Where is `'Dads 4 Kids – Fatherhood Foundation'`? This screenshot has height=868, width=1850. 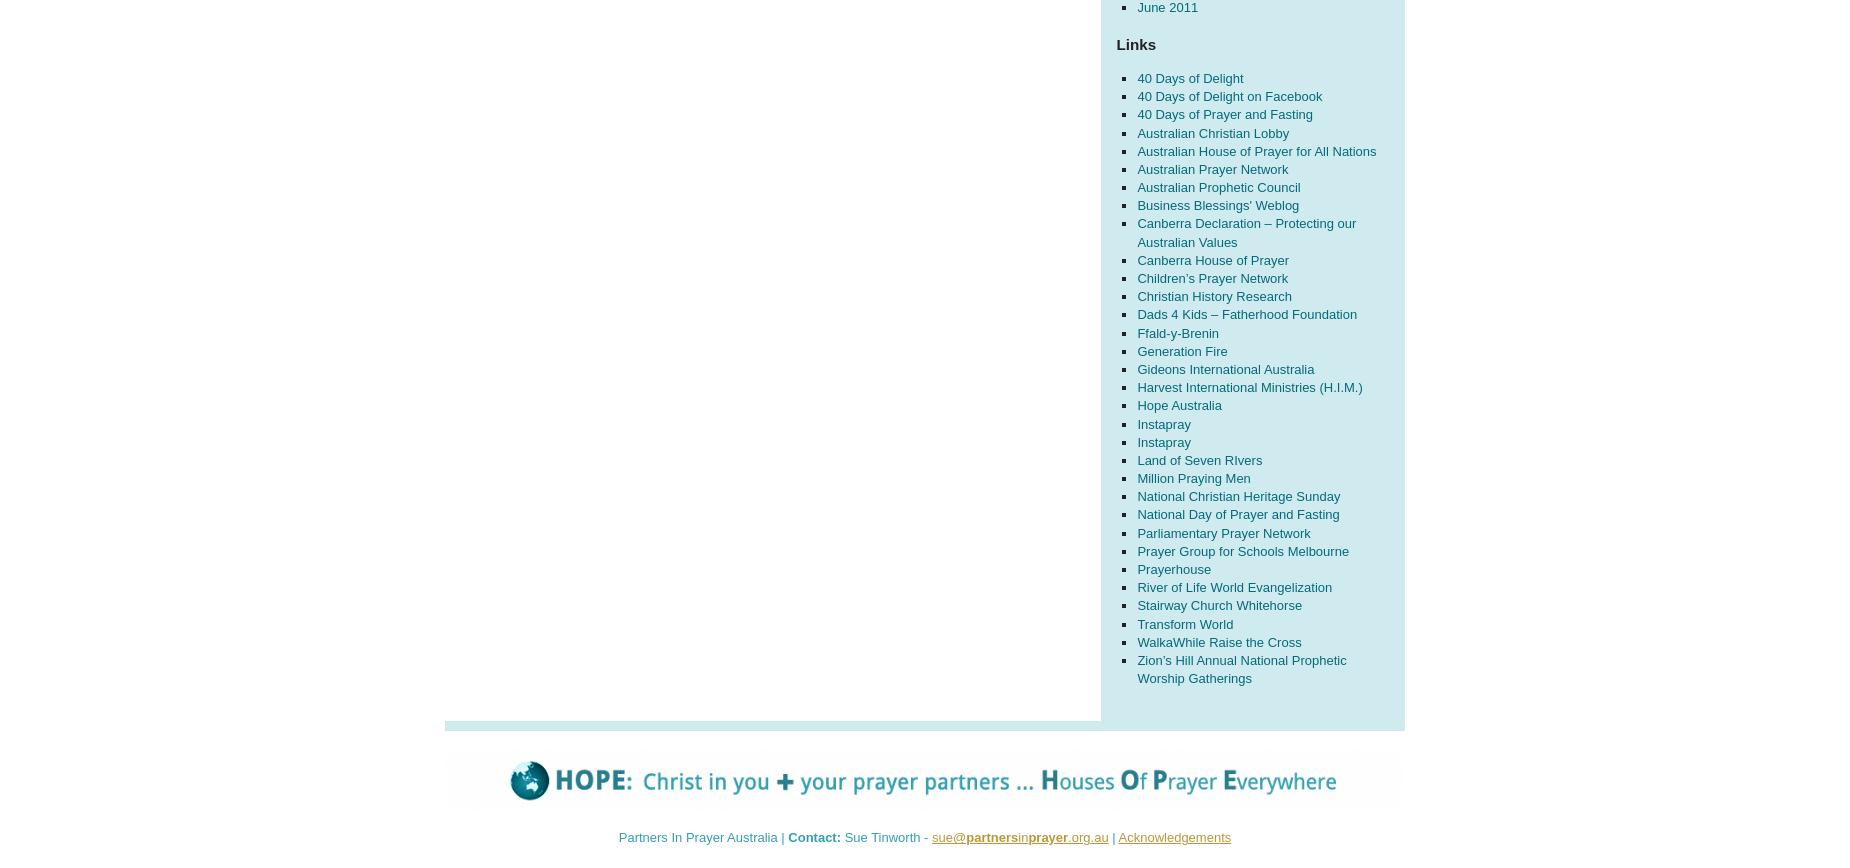 'Dads 4 Kids – Fatherhood Foundation' is located at coordinates (1246, 314).